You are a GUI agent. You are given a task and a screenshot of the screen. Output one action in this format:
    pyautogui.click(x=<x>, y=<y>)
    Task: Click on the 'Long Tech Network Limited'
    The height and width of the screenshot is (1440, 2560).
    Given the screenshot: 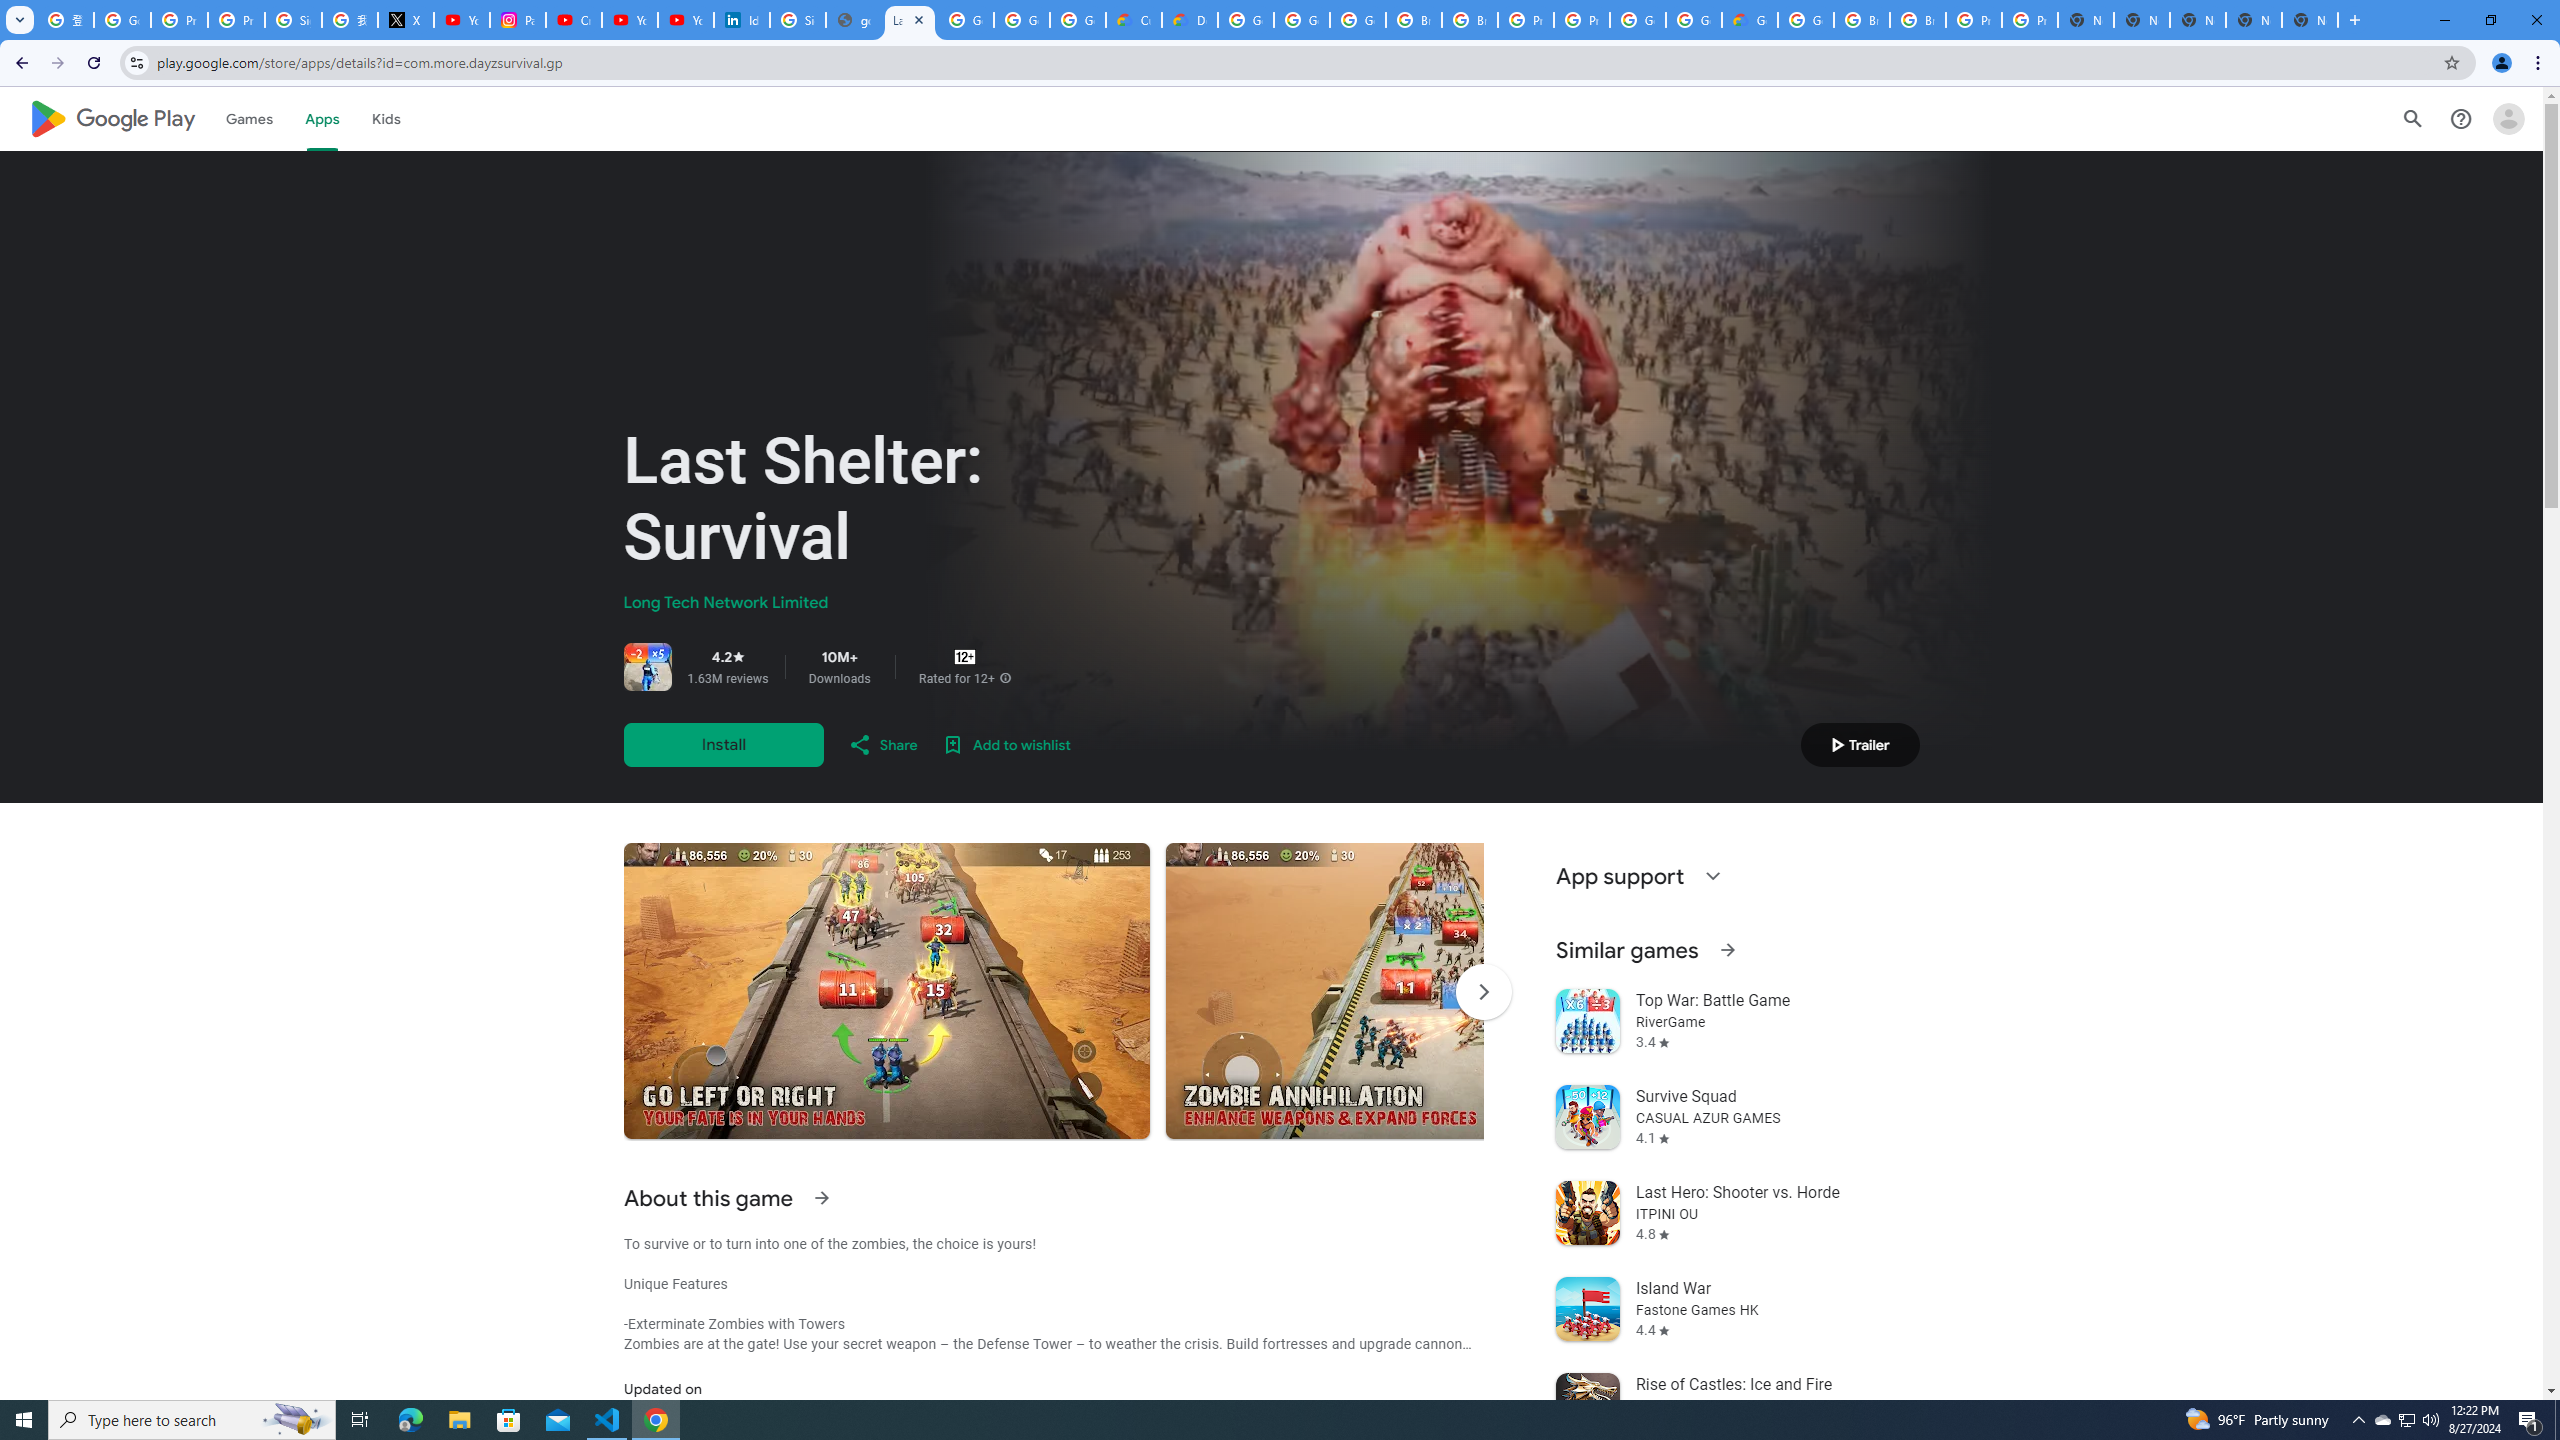 What is the action you would take?
    pyautogui.click(x=725, y=602)
    